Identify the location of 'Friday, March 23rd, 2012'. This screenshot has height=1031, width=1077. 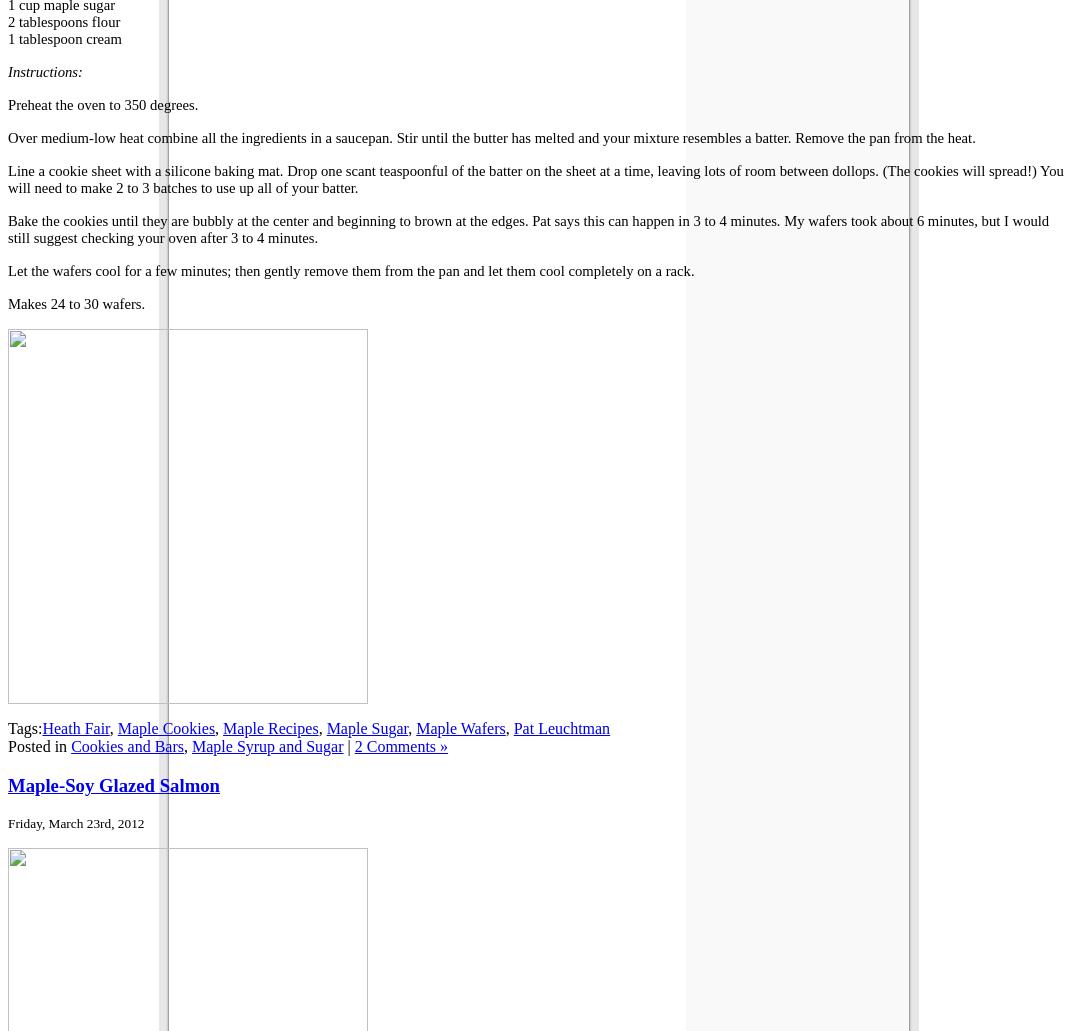
(76, 821).